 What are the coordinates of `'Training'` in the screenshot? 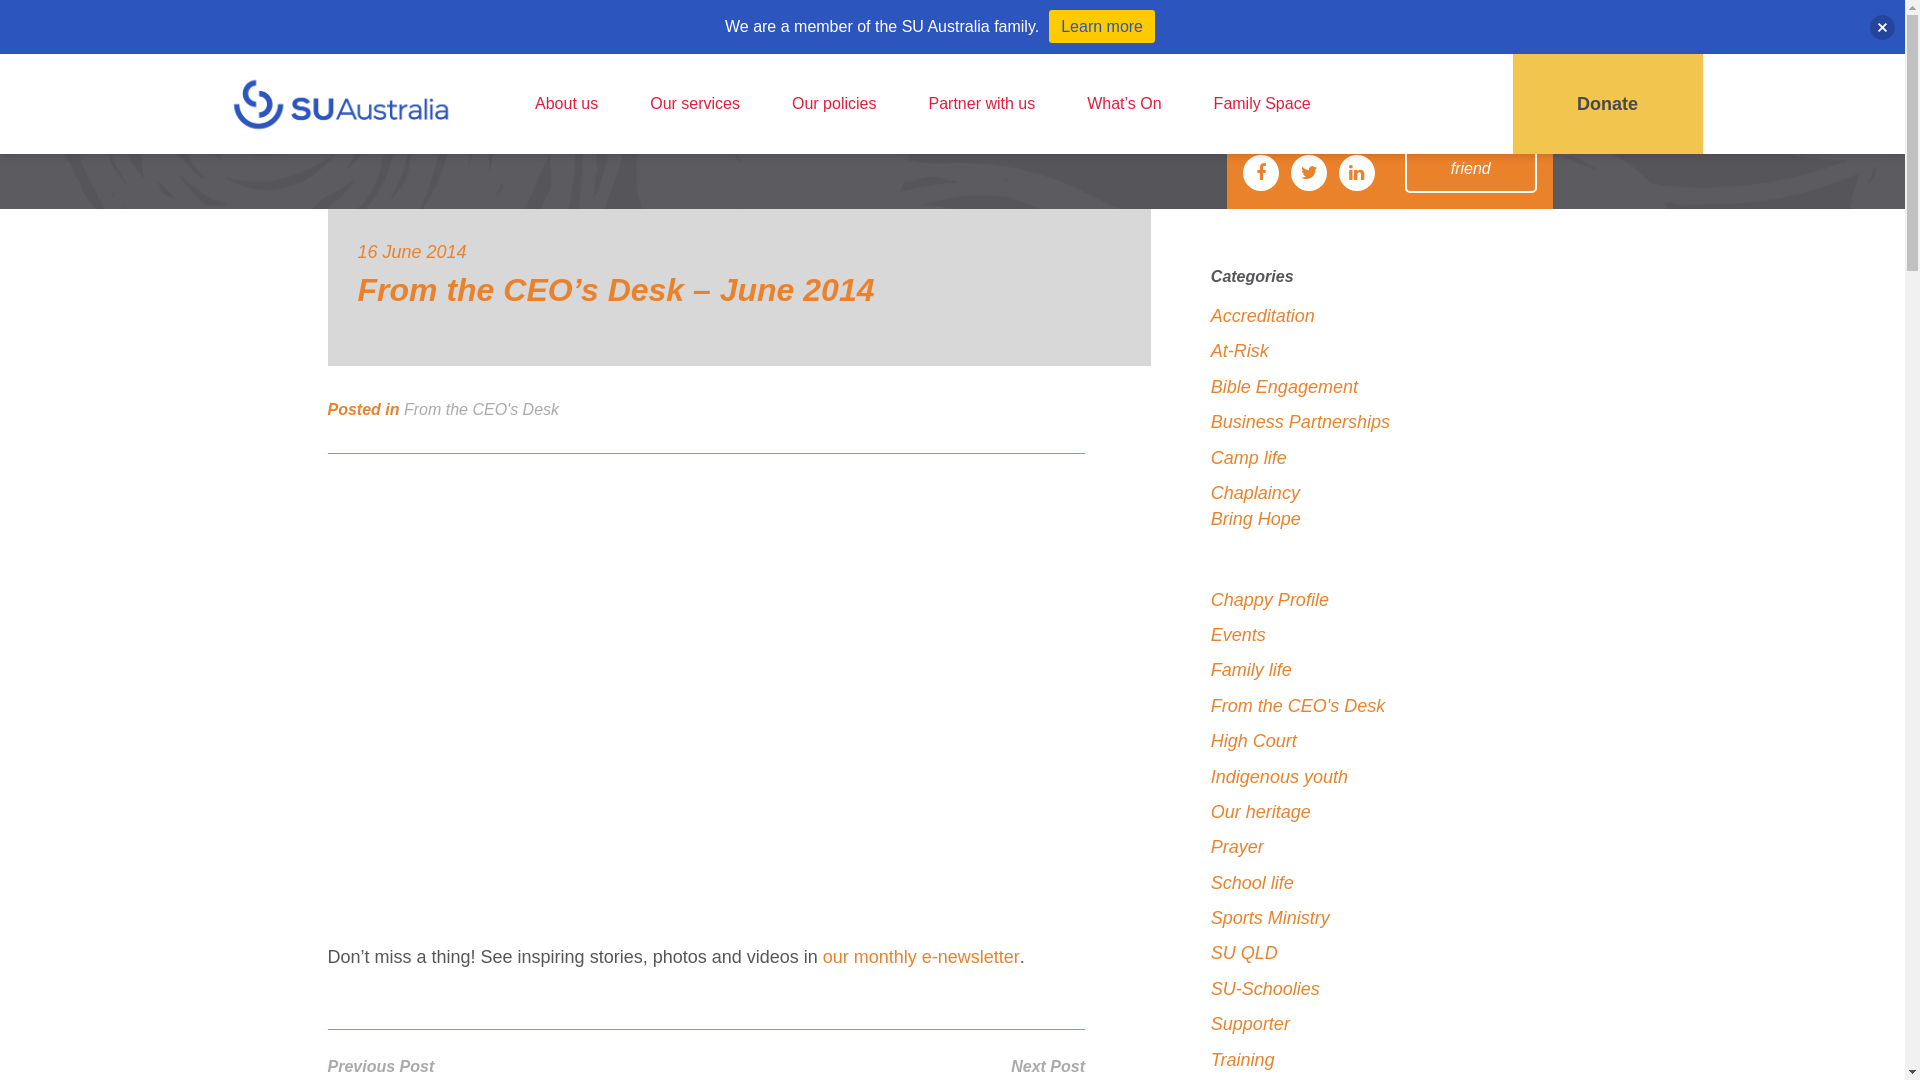 It's located at (1242, 1058).